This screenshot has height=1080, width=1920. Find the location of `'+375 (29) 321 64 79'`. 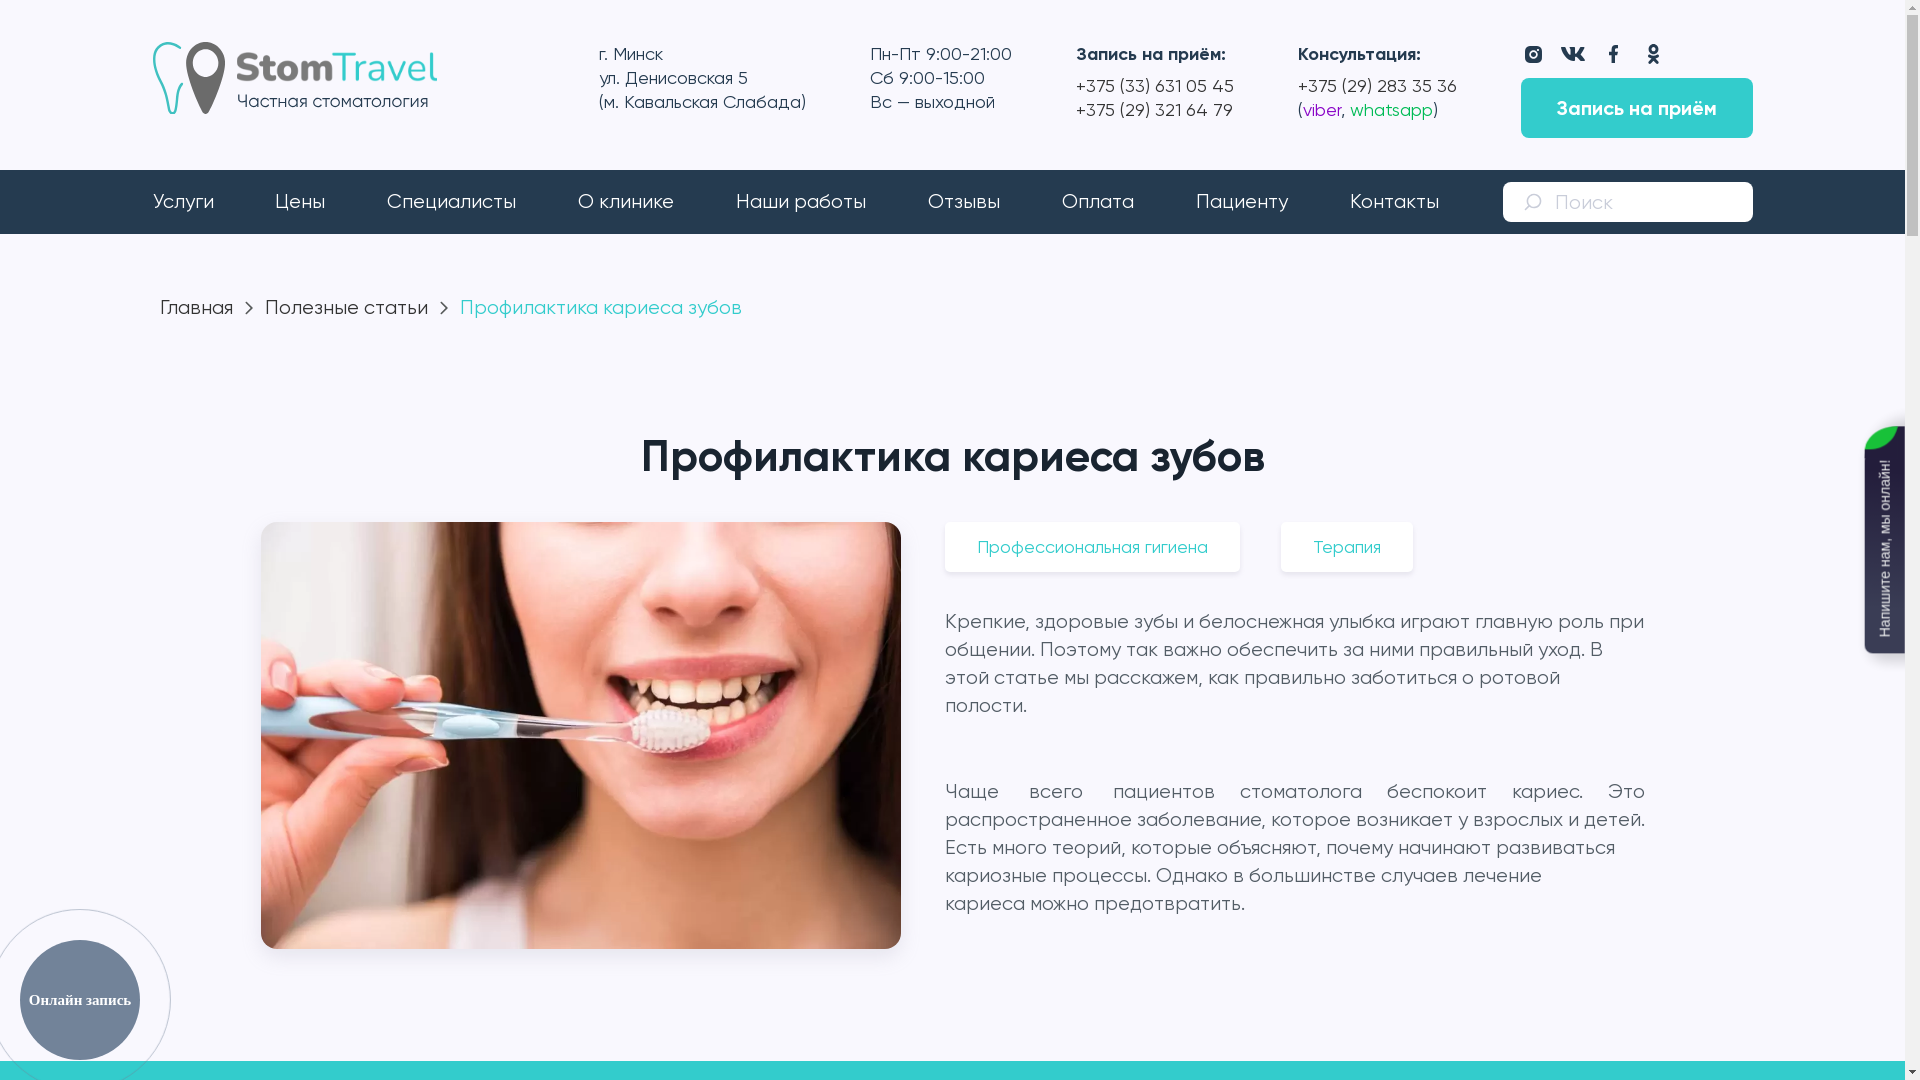

'+375 (29) 321 64 79' is located at coordinates (1154, 109).